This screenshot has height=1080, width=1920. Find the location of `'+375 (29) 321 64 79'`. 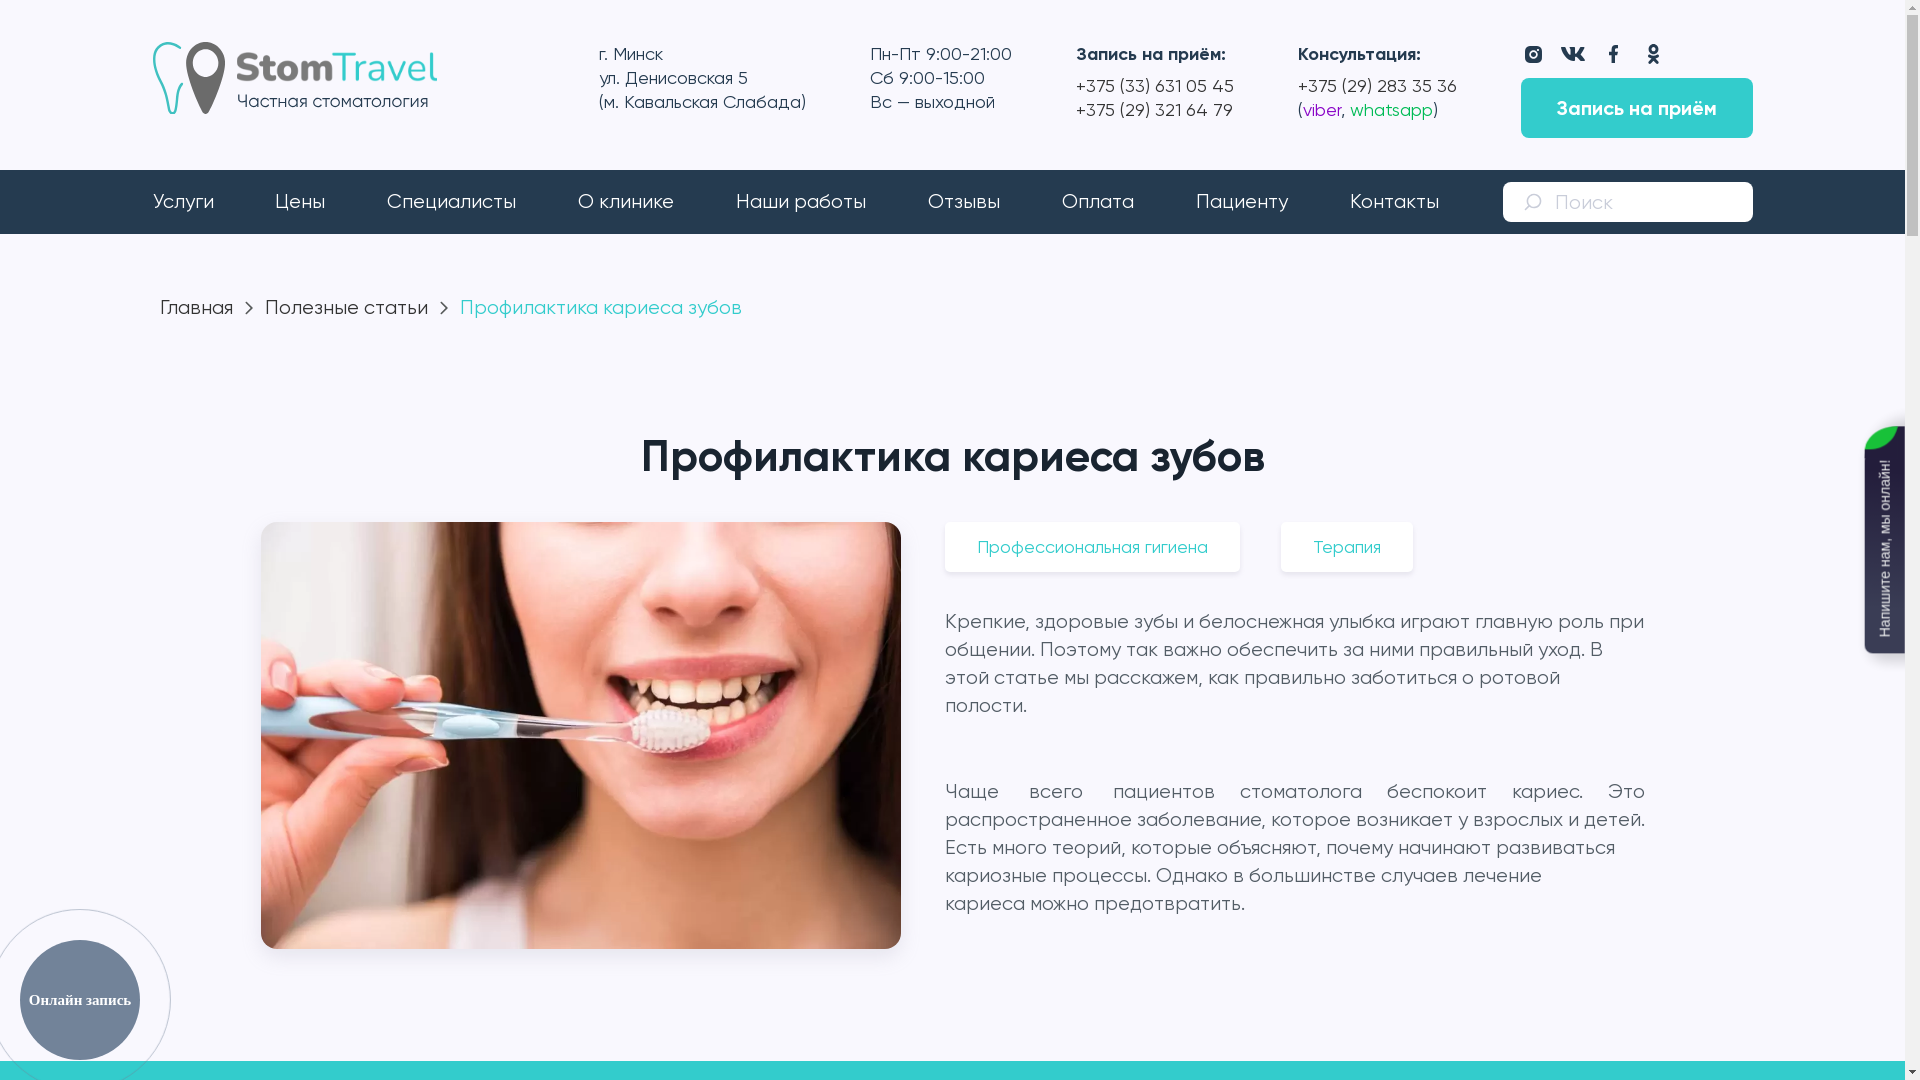

'+375 (29) 321 64 79' is located at coordinates (1154, 109).